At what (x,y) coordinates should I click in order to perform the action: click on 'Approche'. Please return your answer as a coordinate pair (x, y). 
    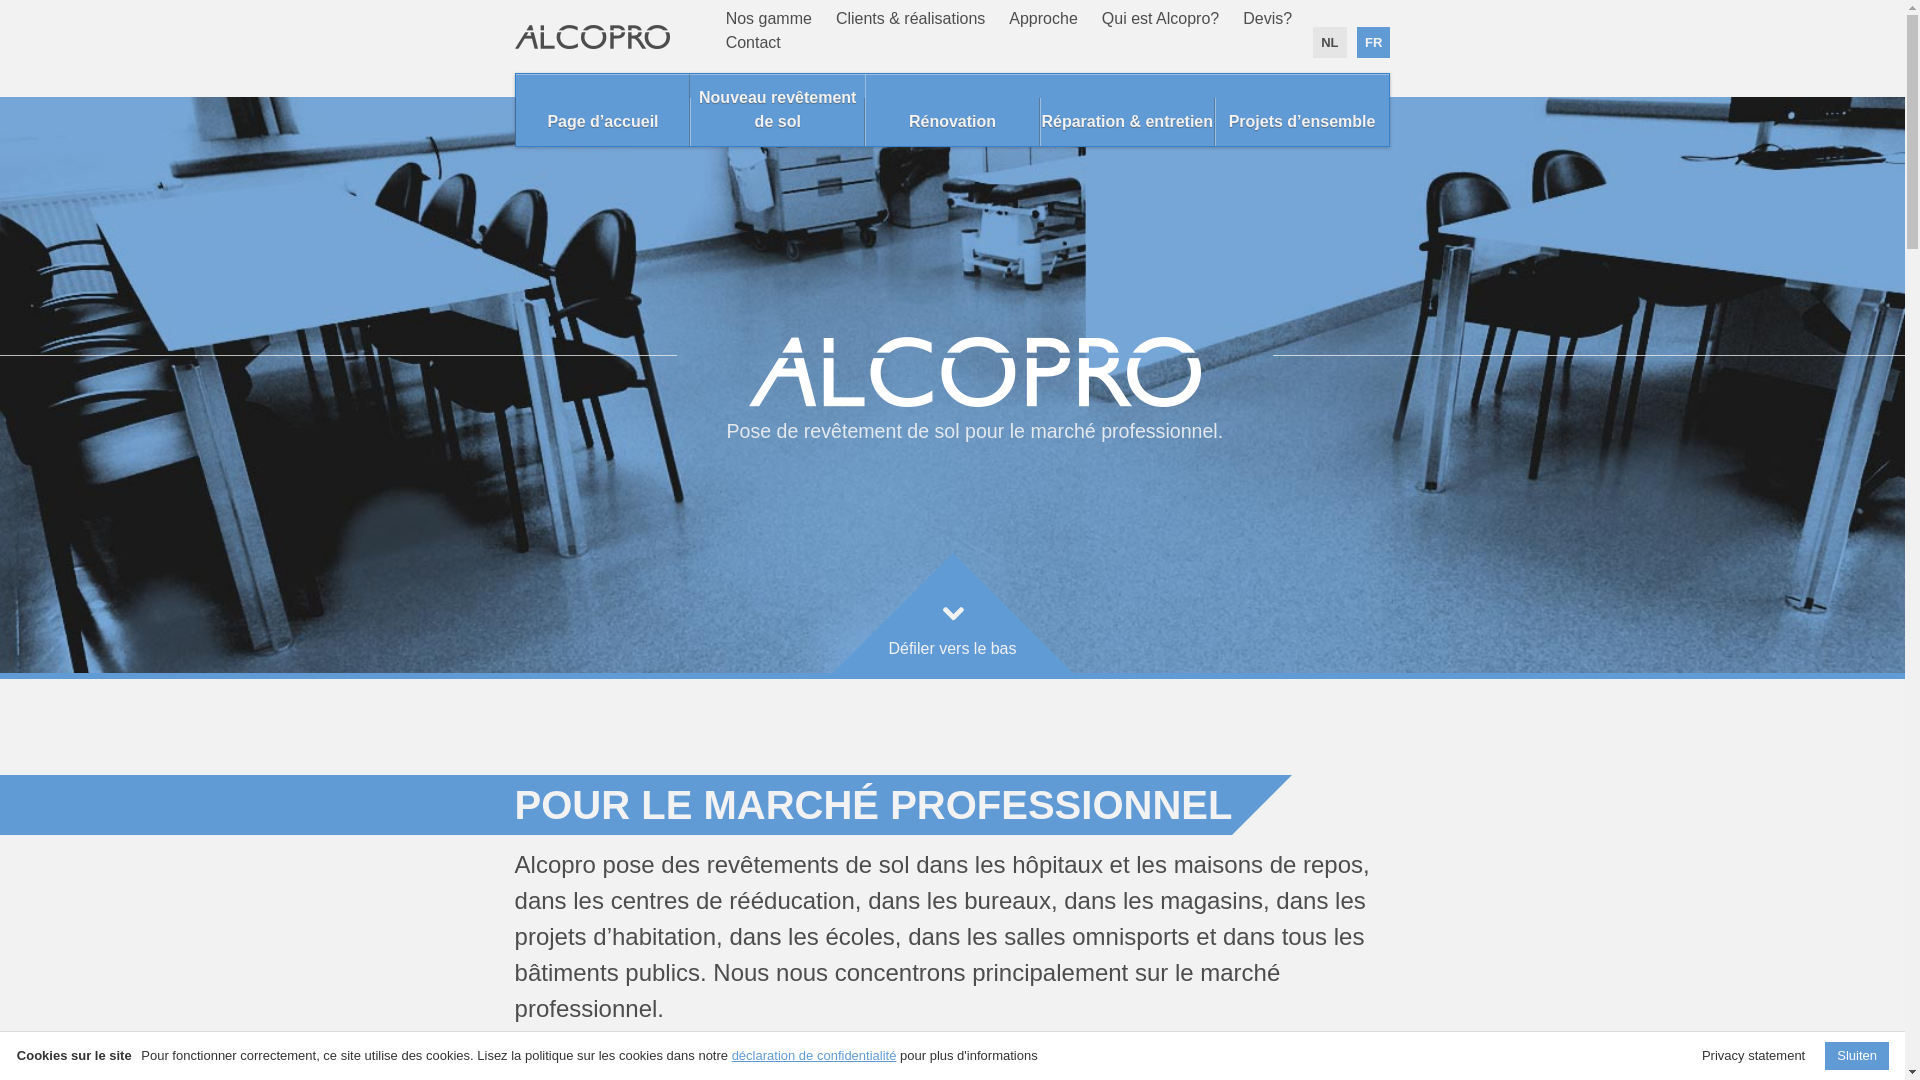
    Looking at the image, I should click on (1042, 18).